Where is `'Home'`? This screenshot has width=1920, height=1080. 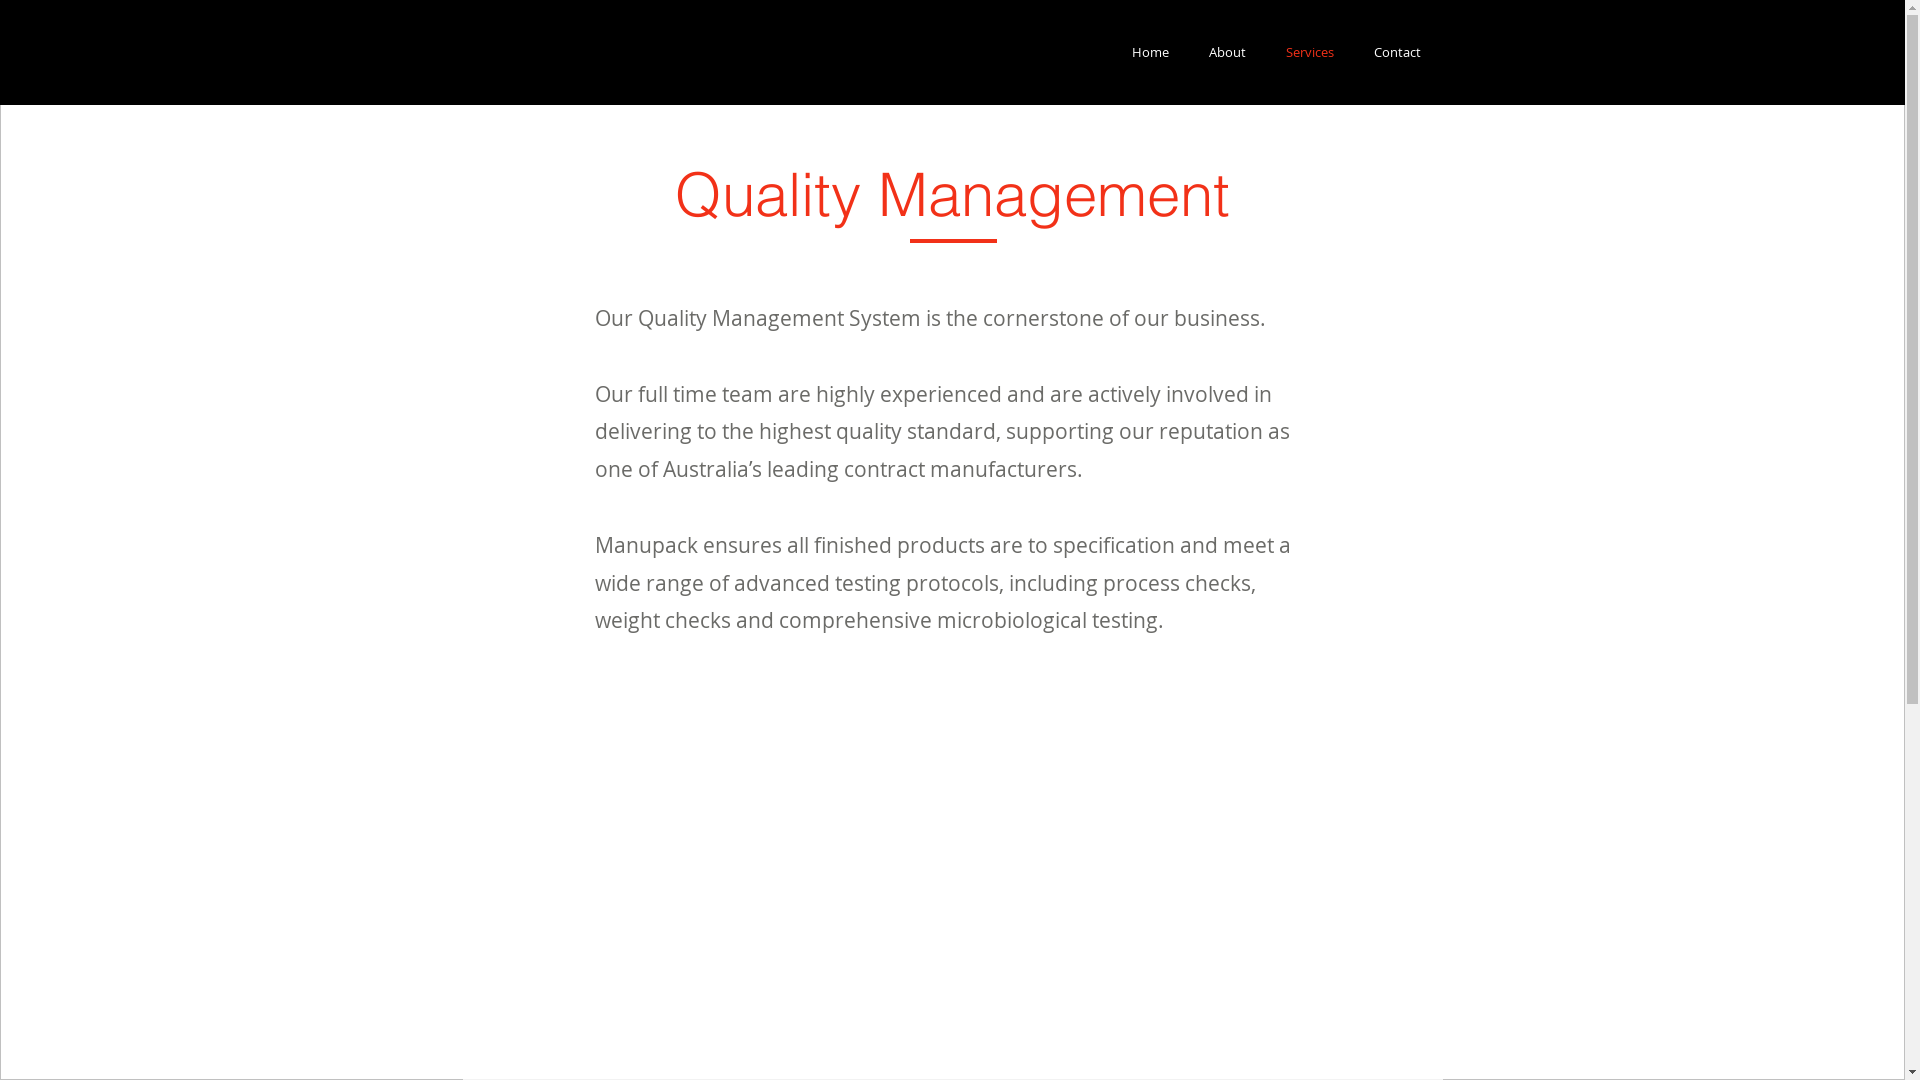 'Home' is located at coordinates (1150, 51).